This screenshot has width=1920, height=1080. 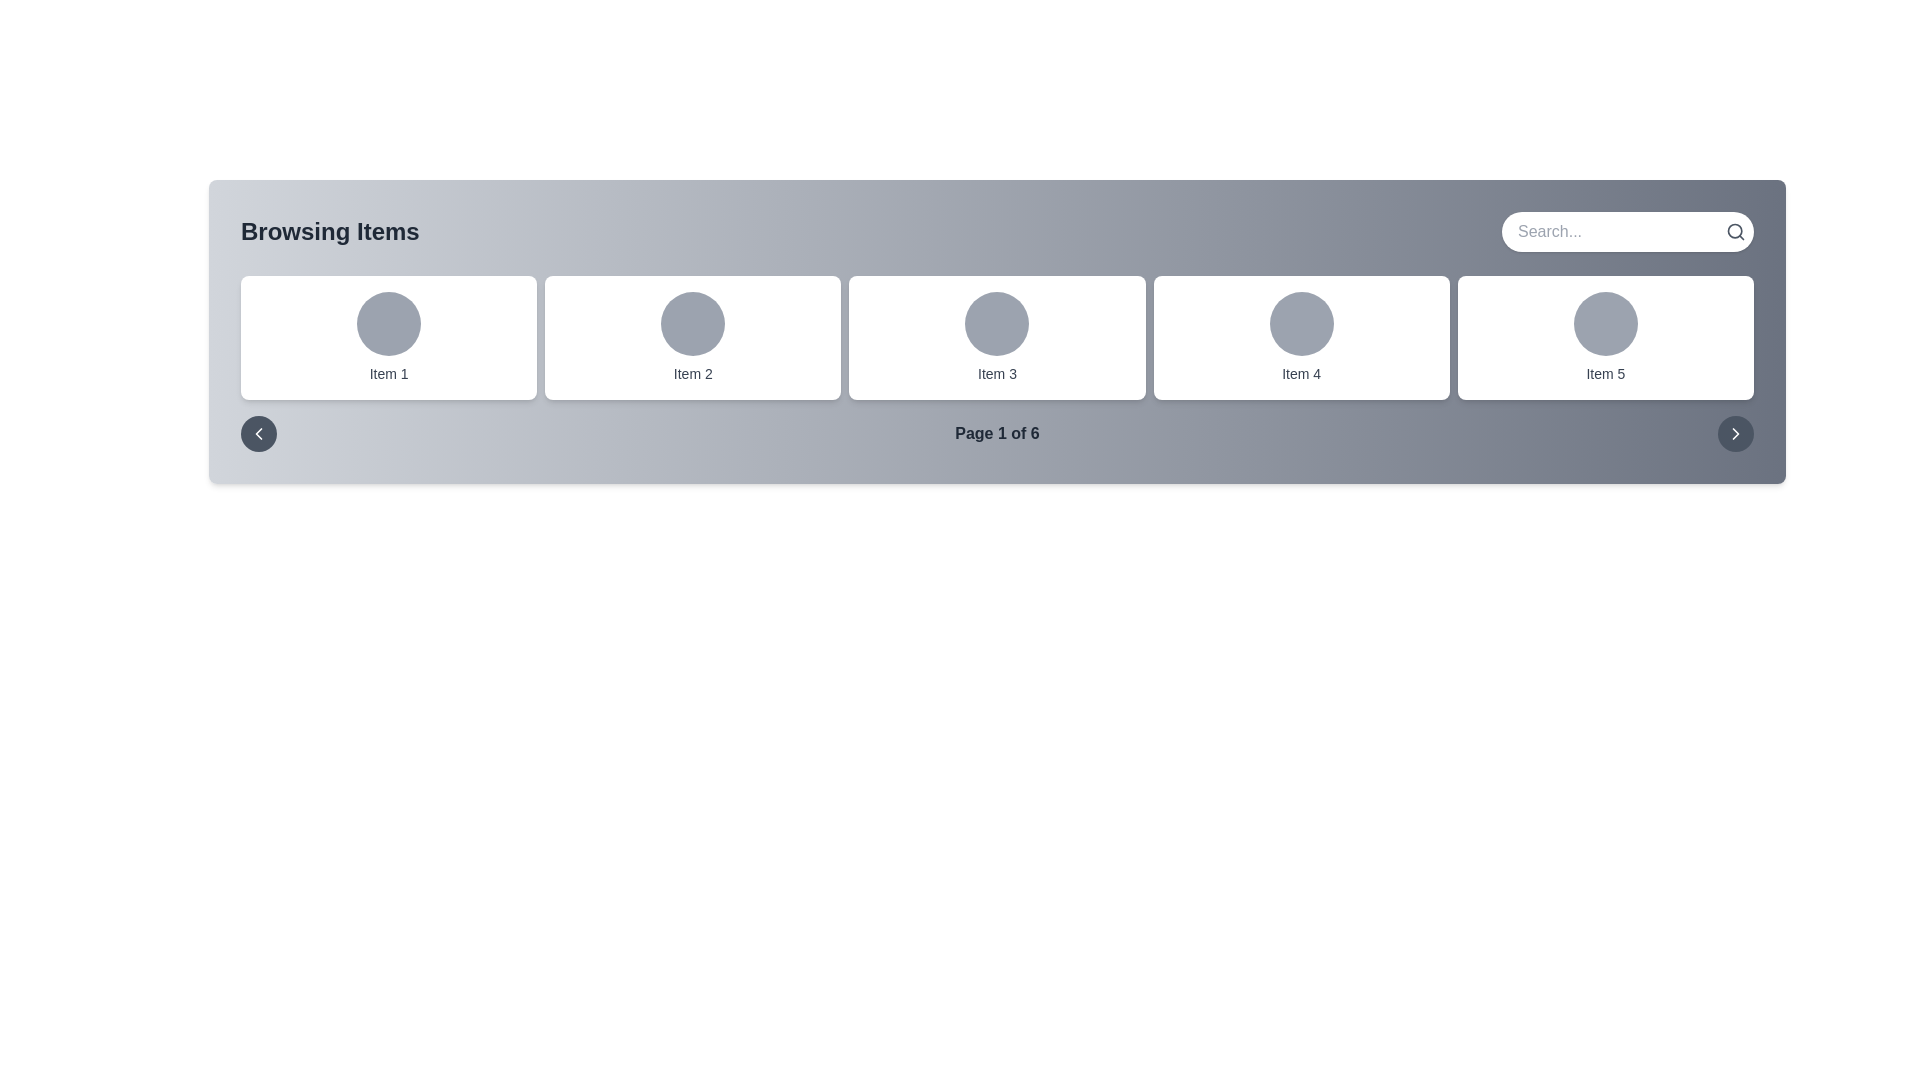 What do you see at coordinates (1301, 337) in the screenshot?
I see `the card representing 'Item 4', which is the fourth item in a row of five cards, positioned between 'Item 3' and 'Item 5'` at bounding box center [1301, 337].